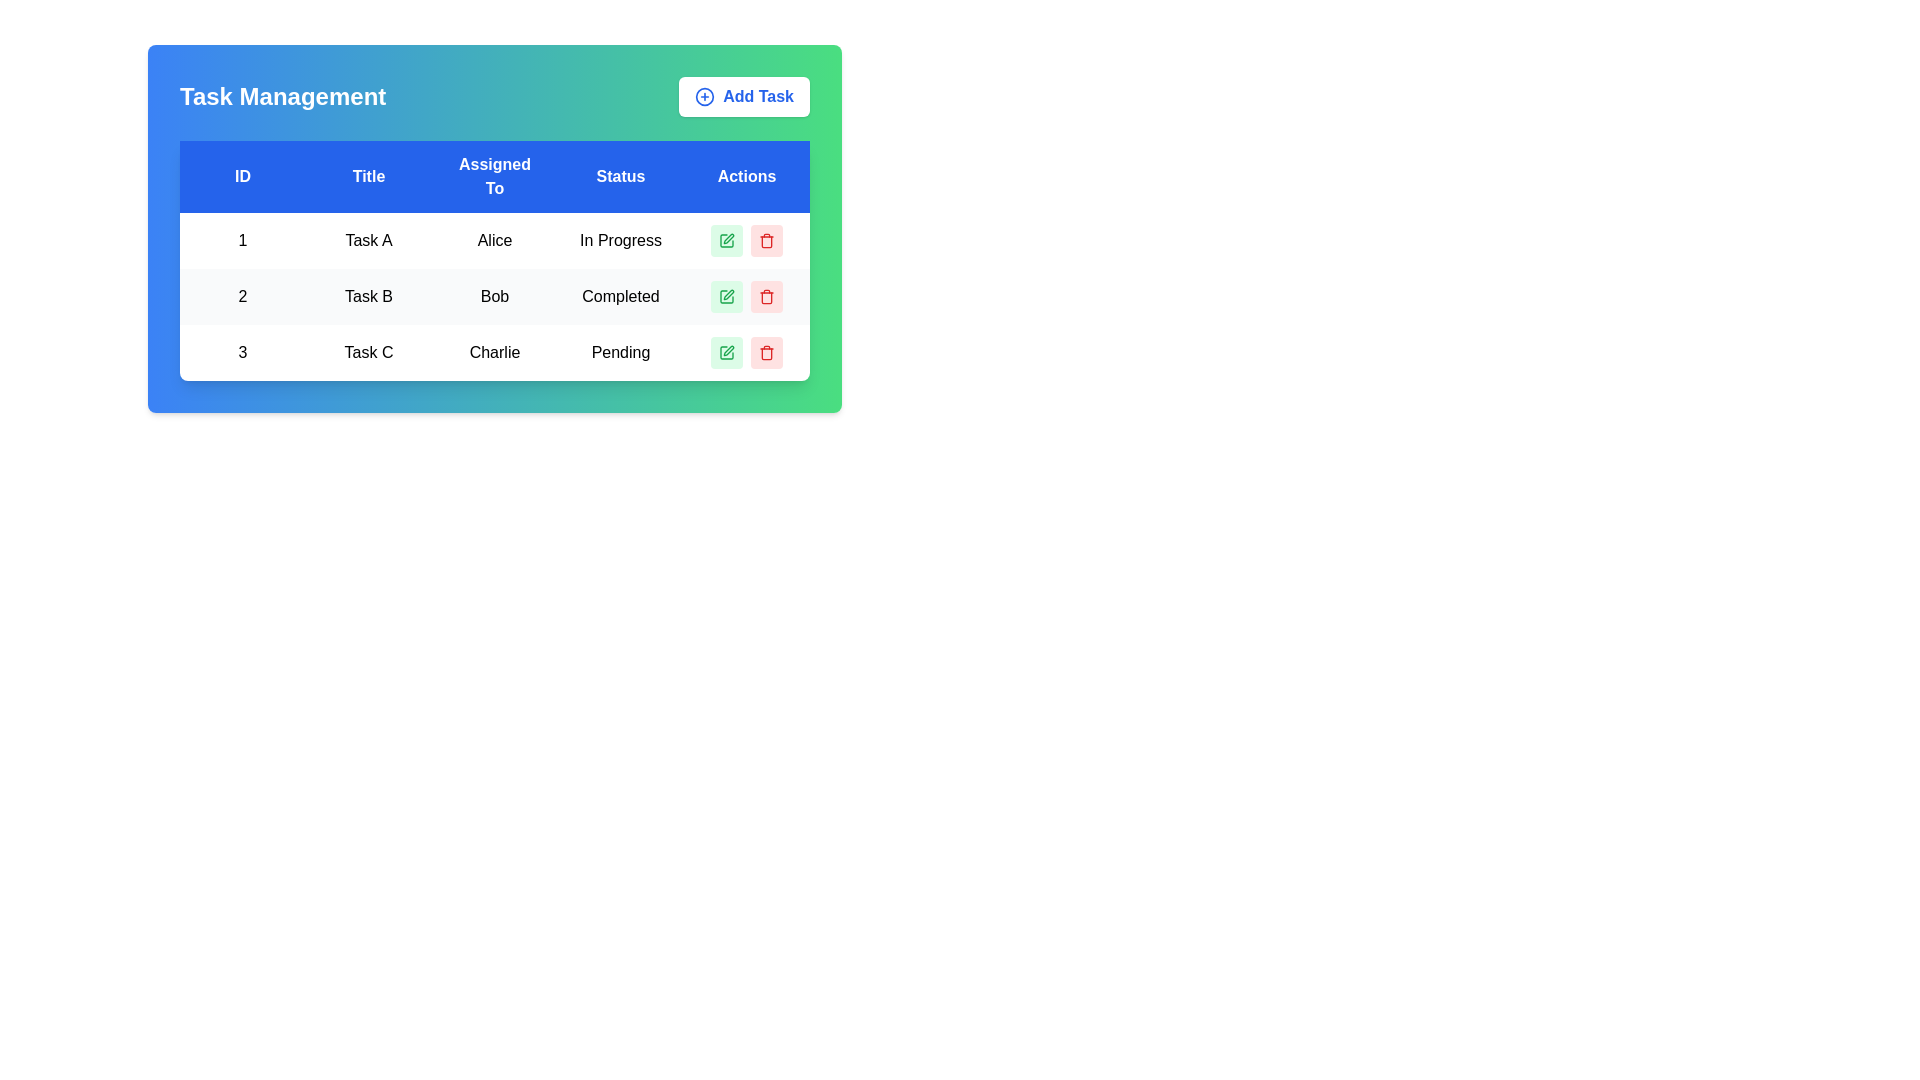 Image resolution: width=1920 pixels, height=1080 pixels. I want to click on the outer circular component of the icon within the 'Add Task' button, located at the top-right corner of the interface, so click(705, 96).